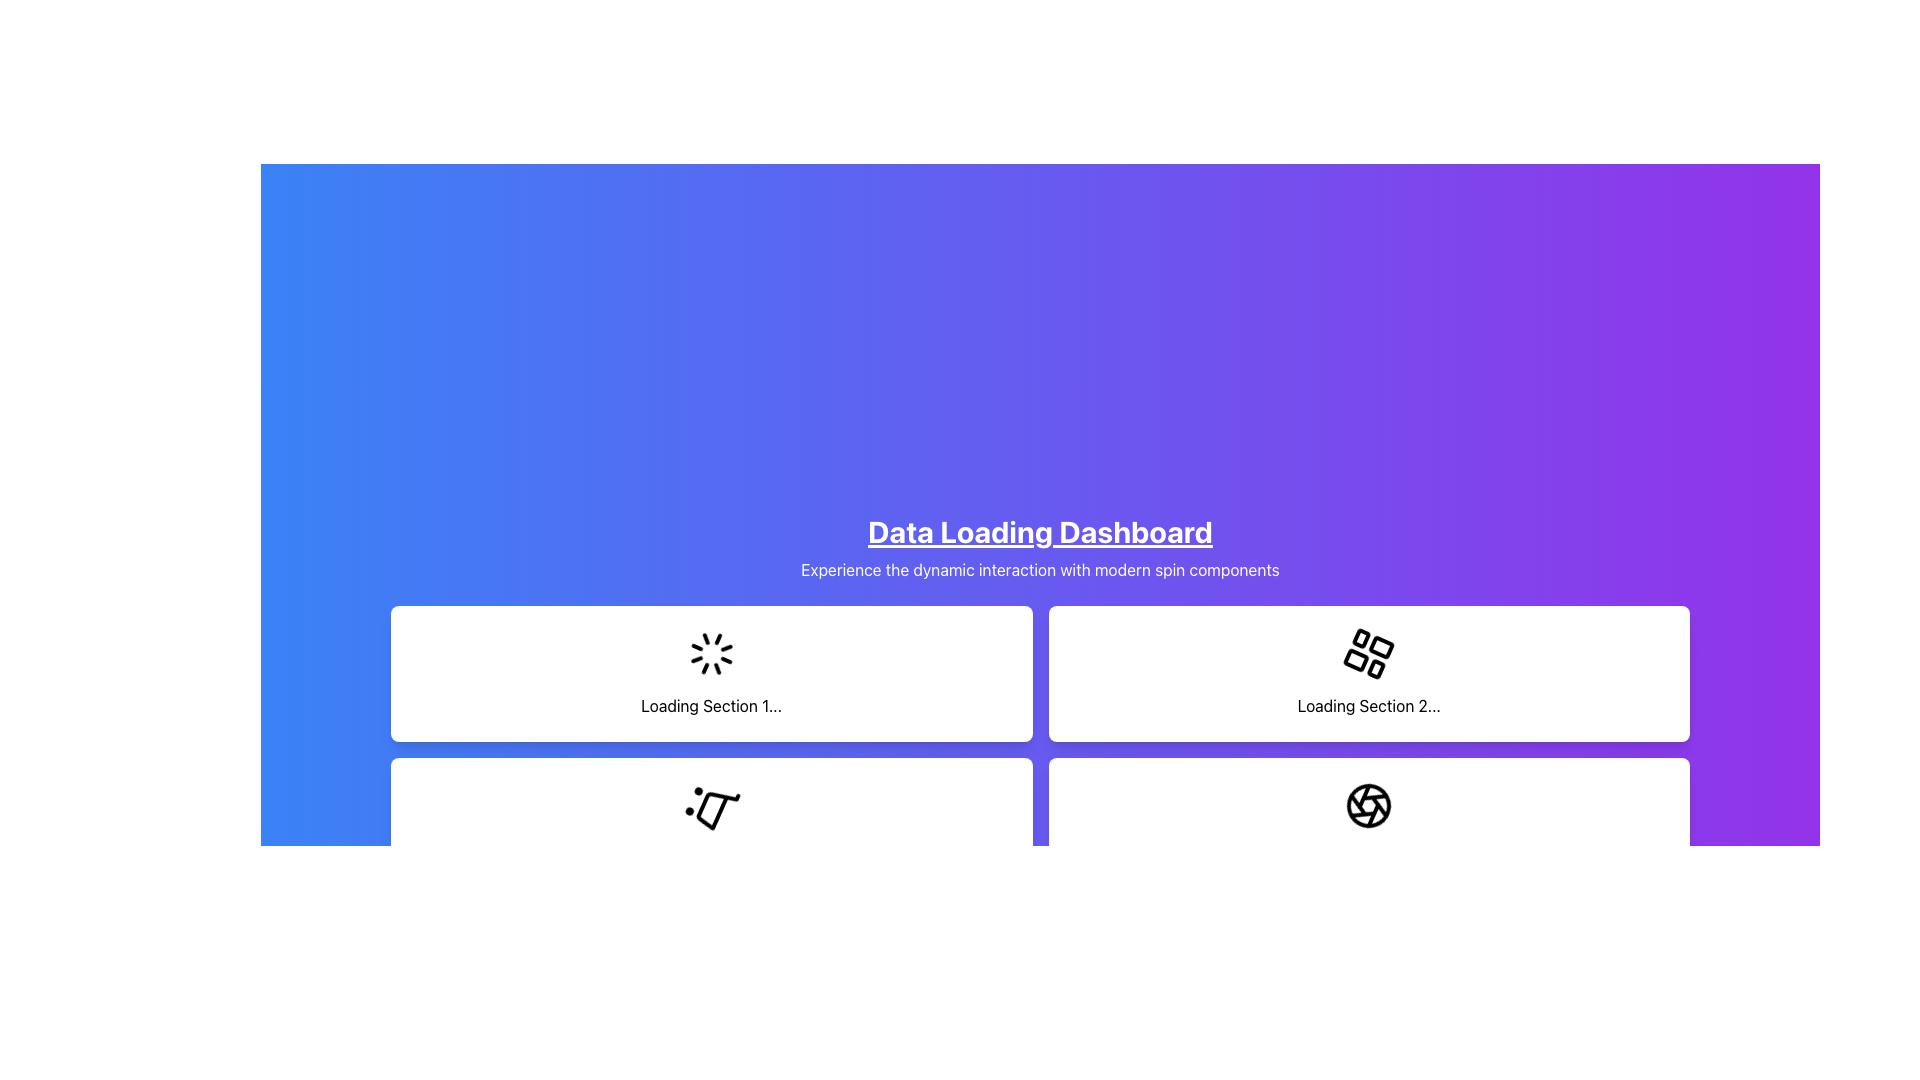  What do you see at coordinates (1368, 805) in the screenshot?
I see `the SVG Circle element, which is the innermost part of an animated spinner icon resembling a camera aperture located in the bottom-right quadrant of the interface` at bounding box center [1368, 805].